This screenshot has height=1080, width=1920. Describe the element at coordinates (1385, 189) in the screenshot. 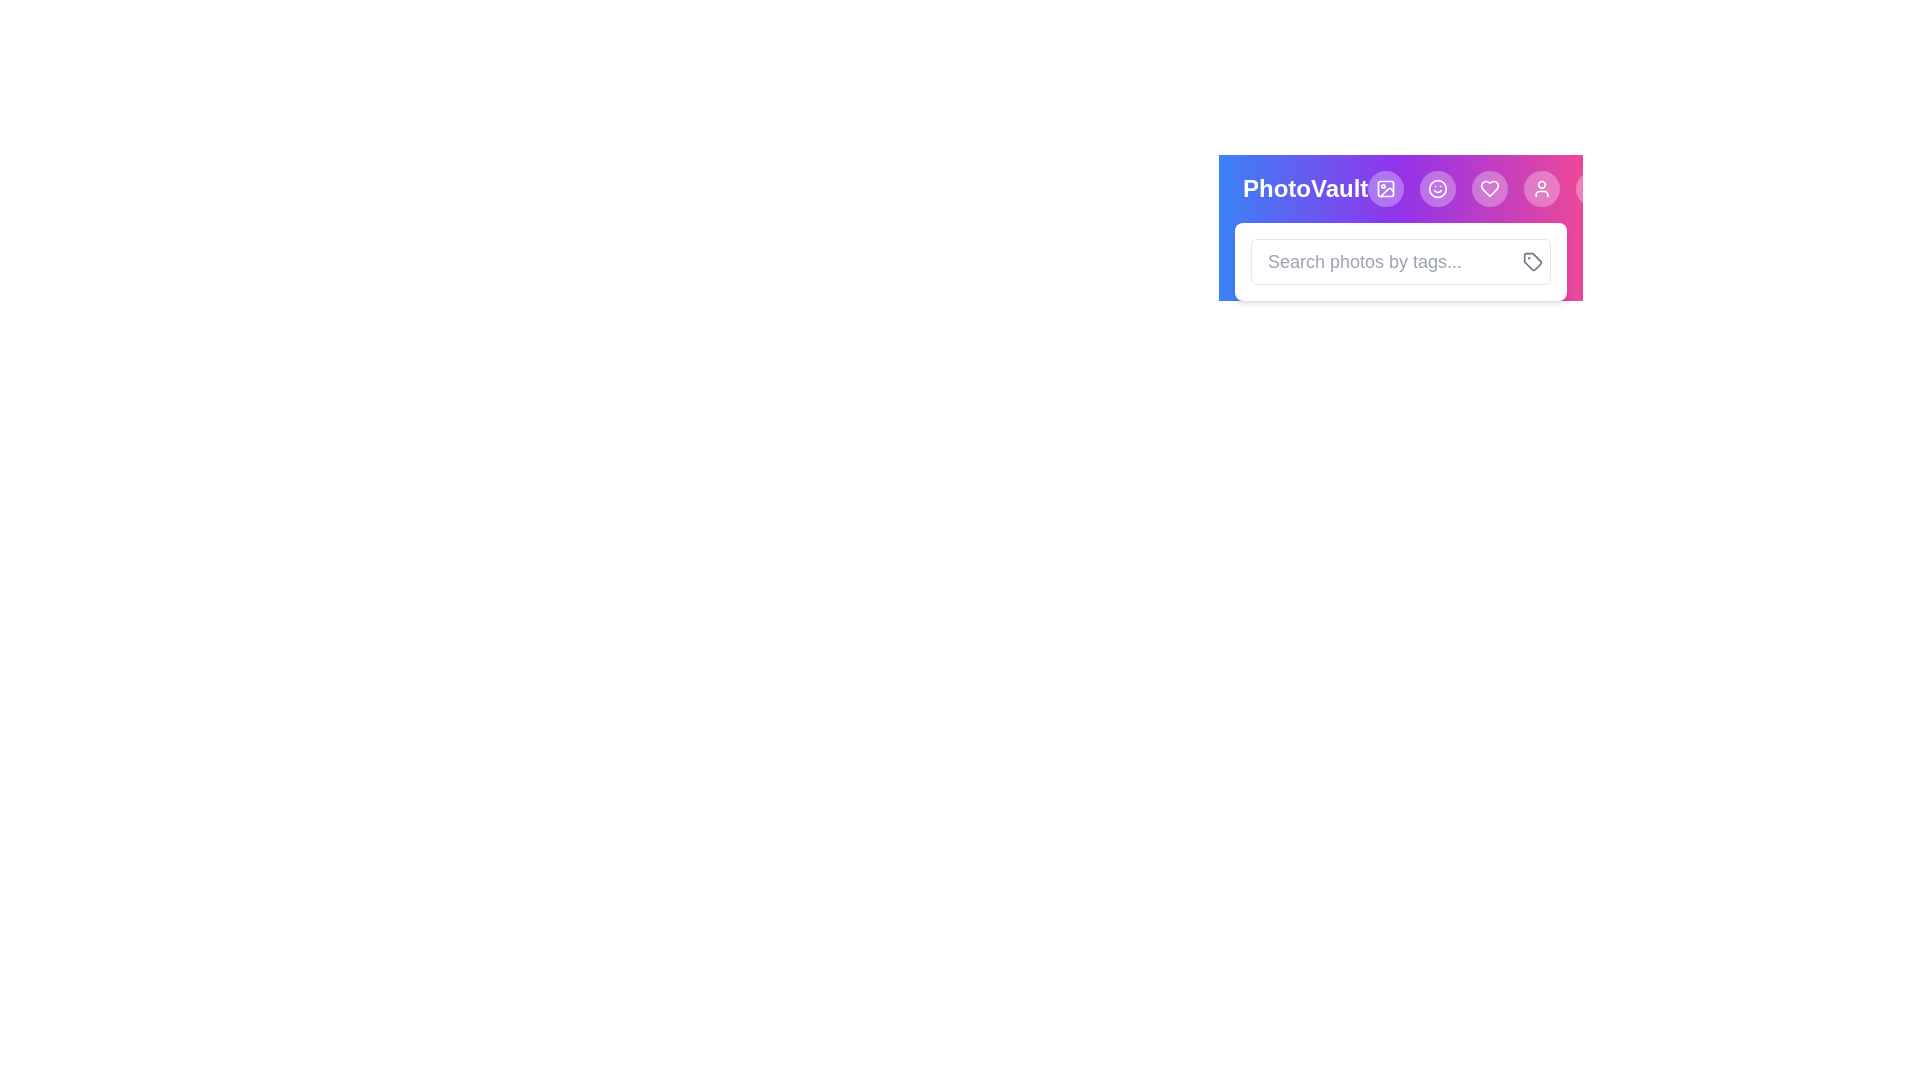

I see `the Image button to navigate to the corresponding feature` at that location.